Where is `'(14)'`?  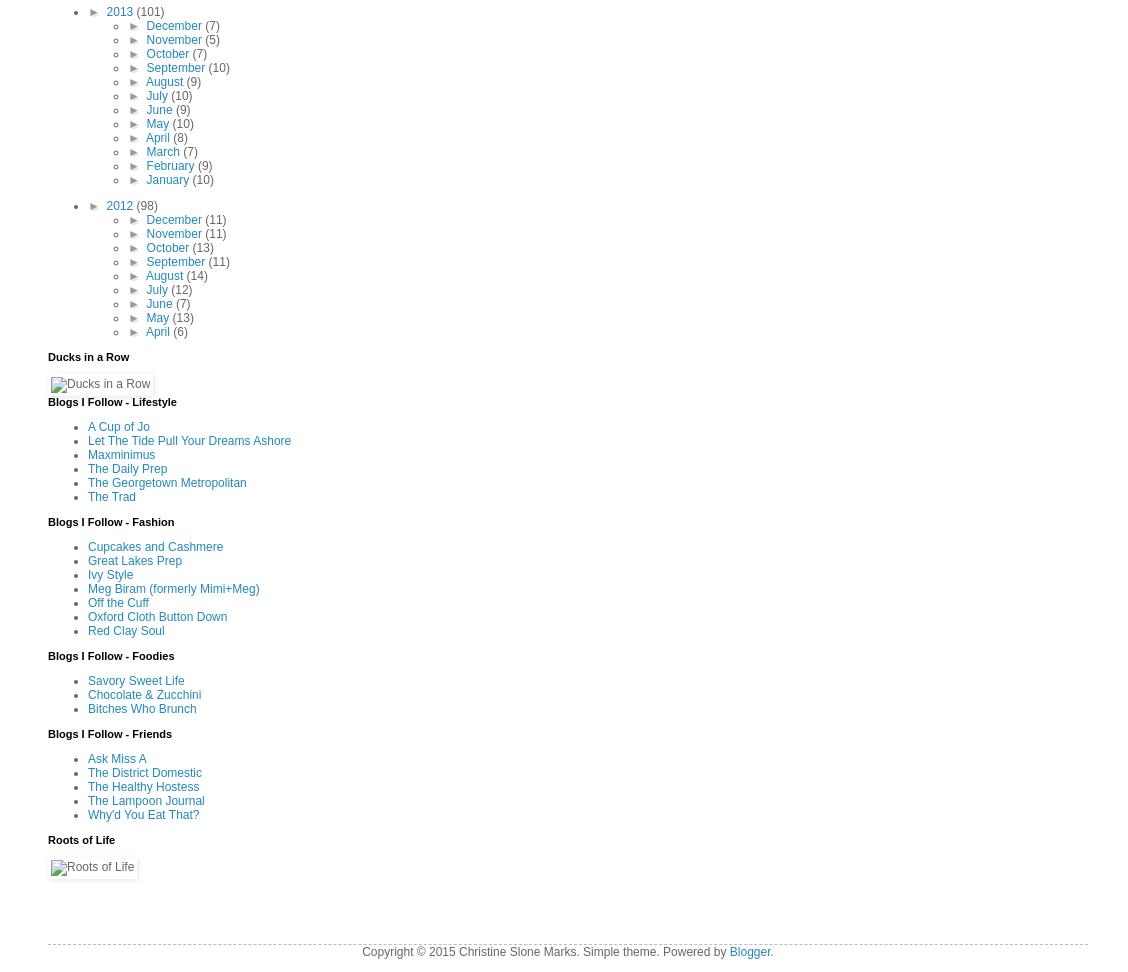 '(14)' is located at coordinates (195, 274).